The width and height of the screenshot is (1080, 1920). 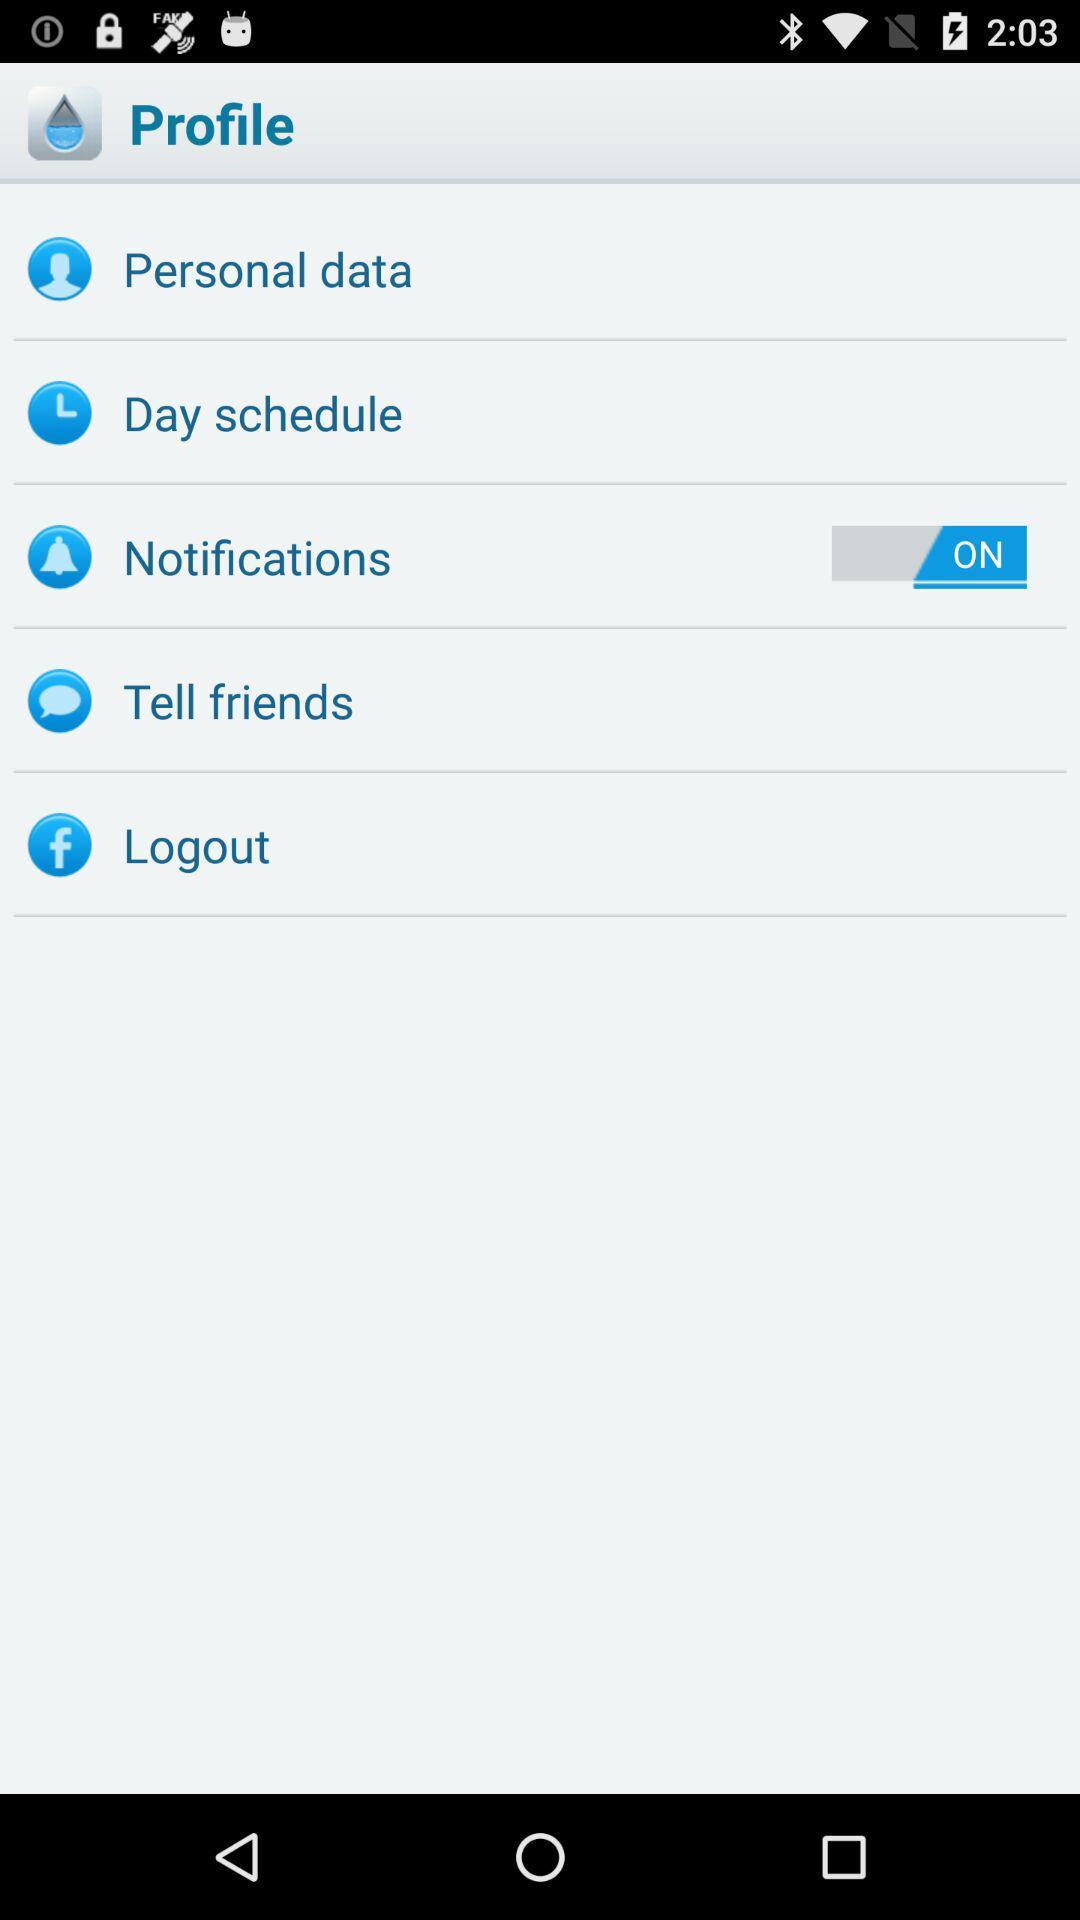 I want to click on the personal data item, so click(x=540, y=268).